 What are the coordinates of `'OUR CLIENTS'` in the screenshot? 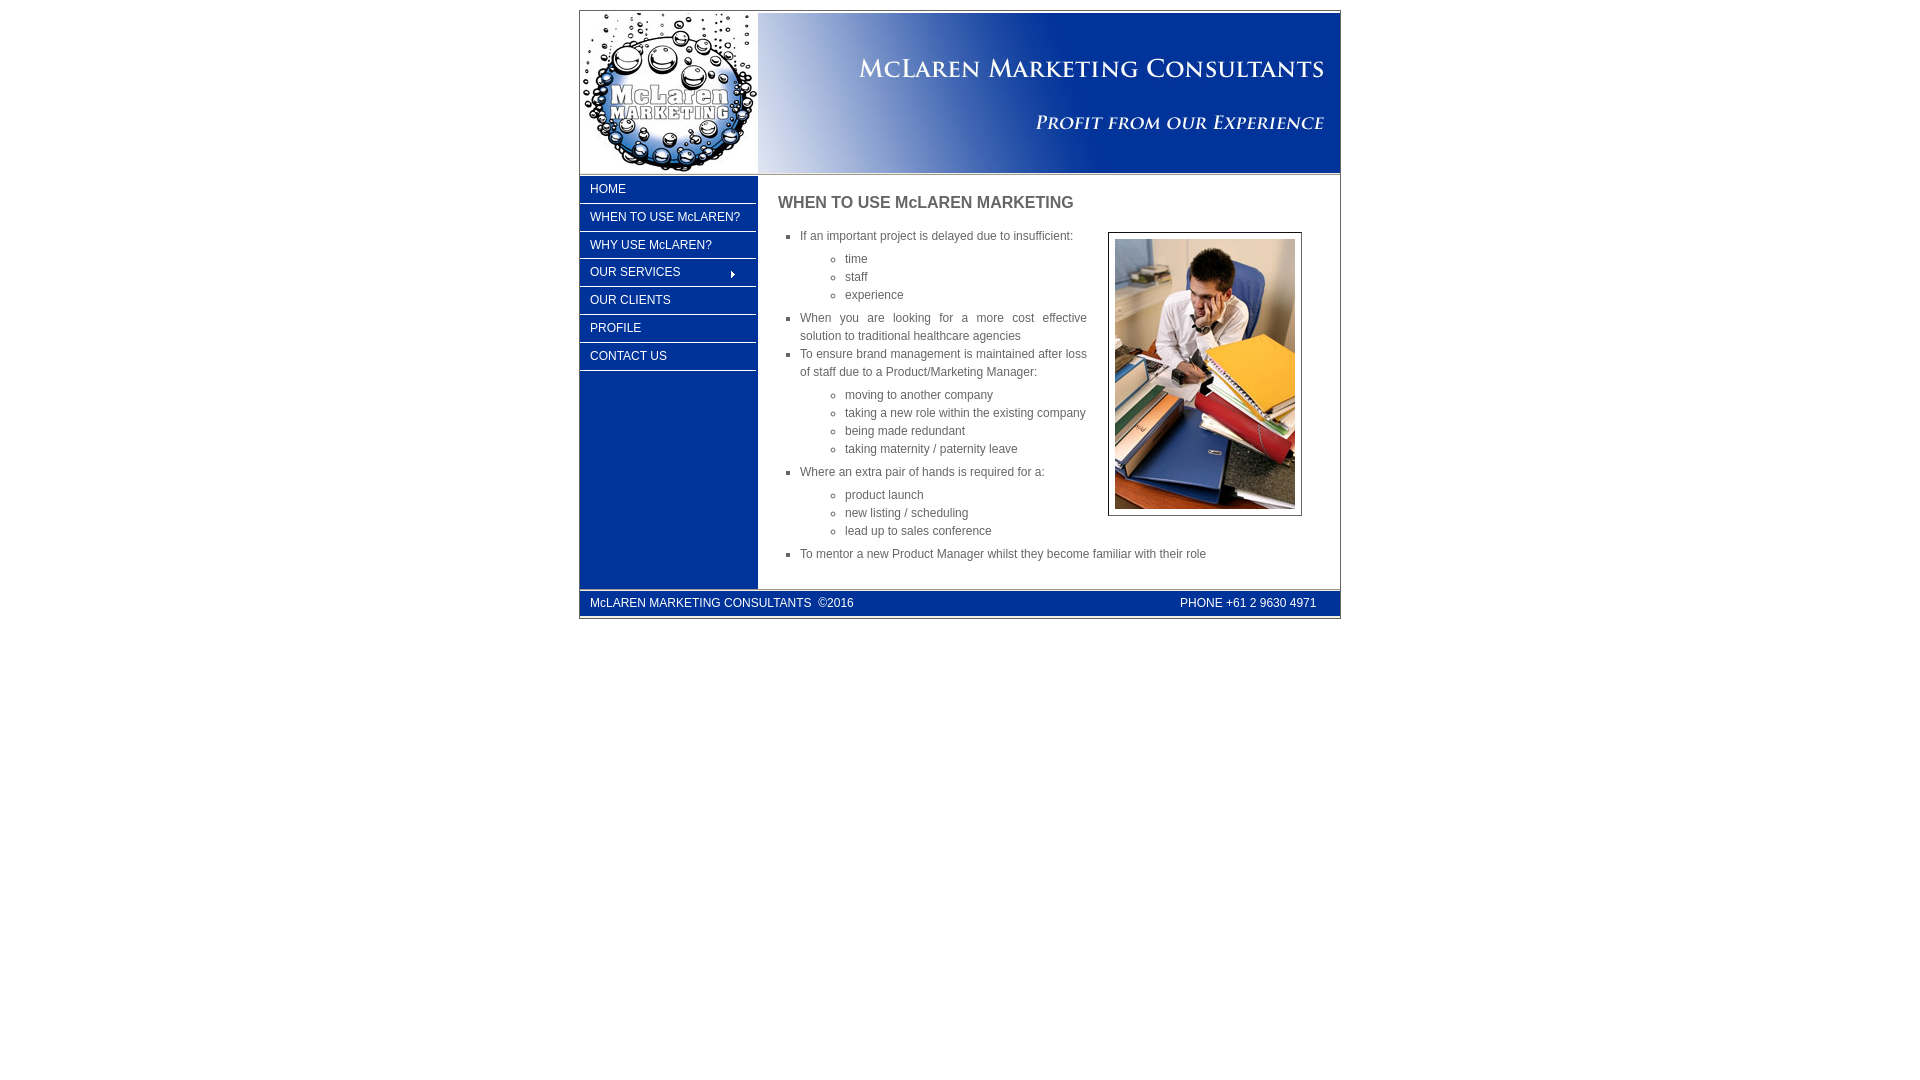 It's located at (579, 300).